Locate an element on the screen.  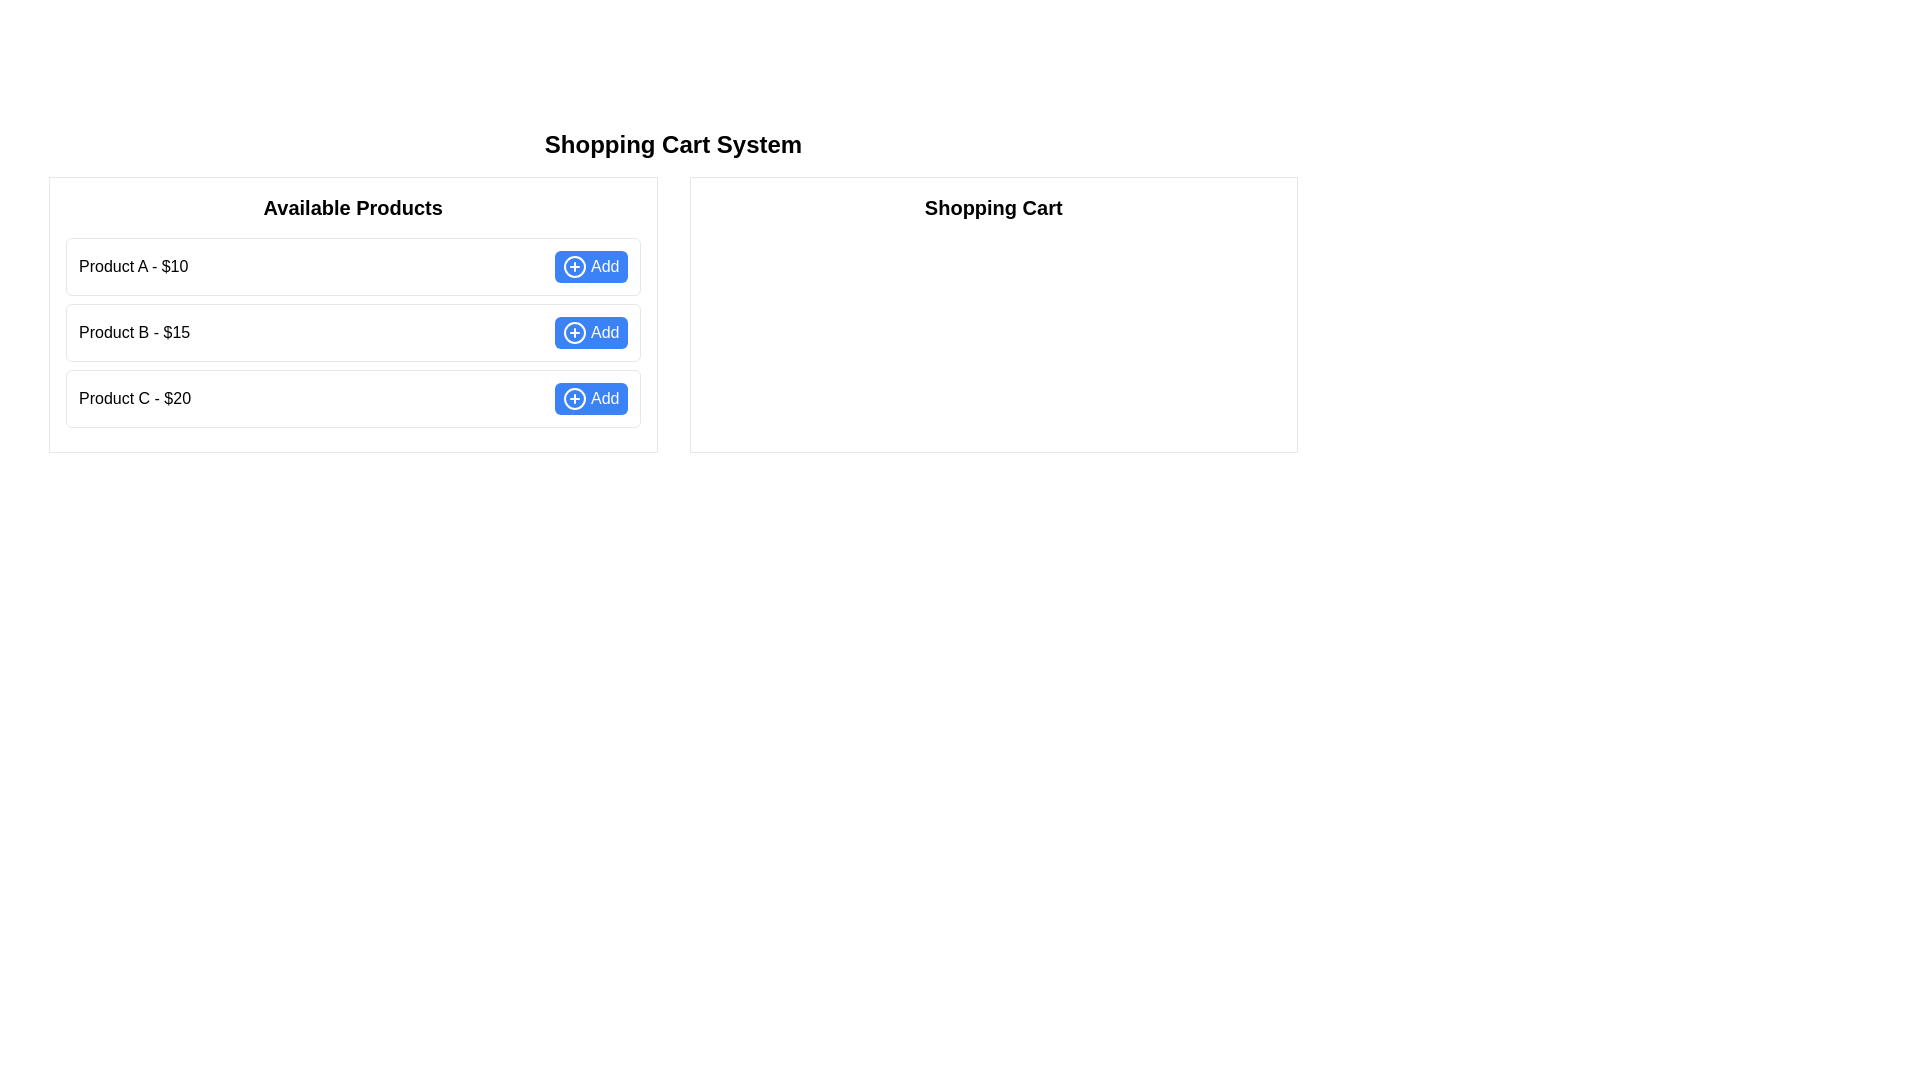
the circular 'Add' icon with a plus sign in the center, located next to the 'Product B - $15' label is located at coordinates (574, 331).